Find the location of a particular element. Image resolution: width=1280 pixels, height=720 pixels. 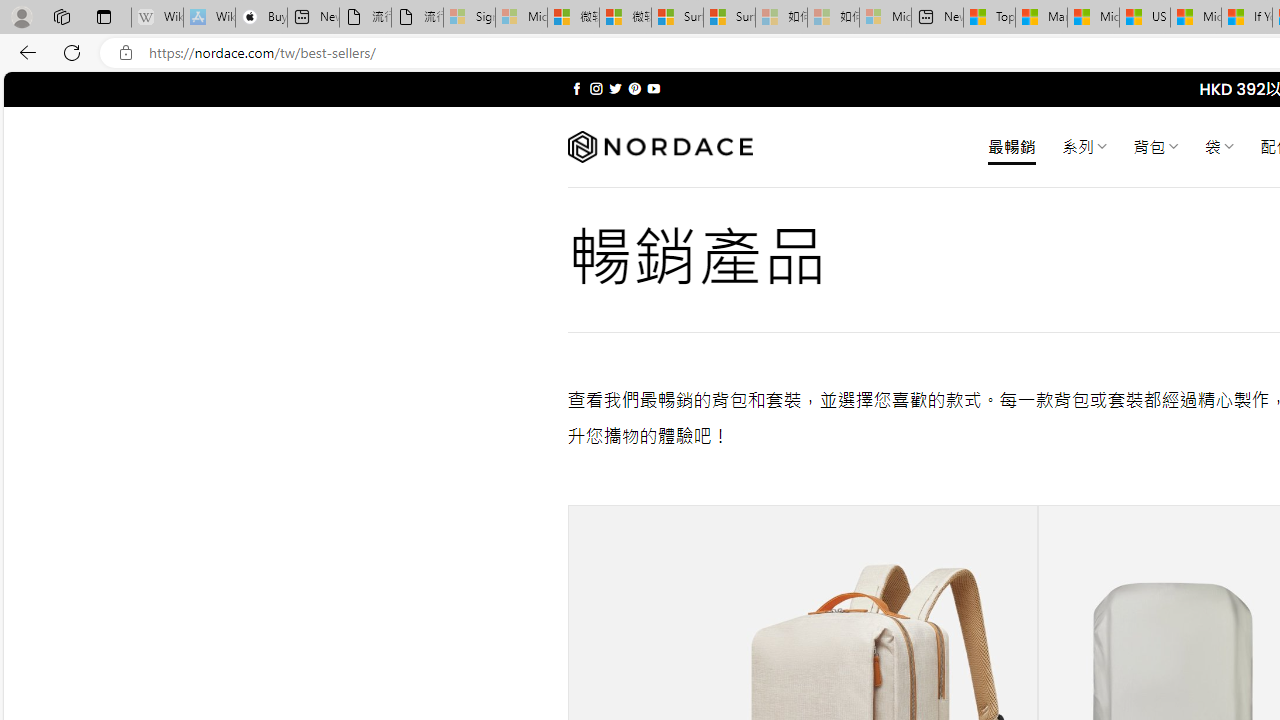

'Sign in to your Microsoft account - Sleeping' is located at coordinates (468, 17).